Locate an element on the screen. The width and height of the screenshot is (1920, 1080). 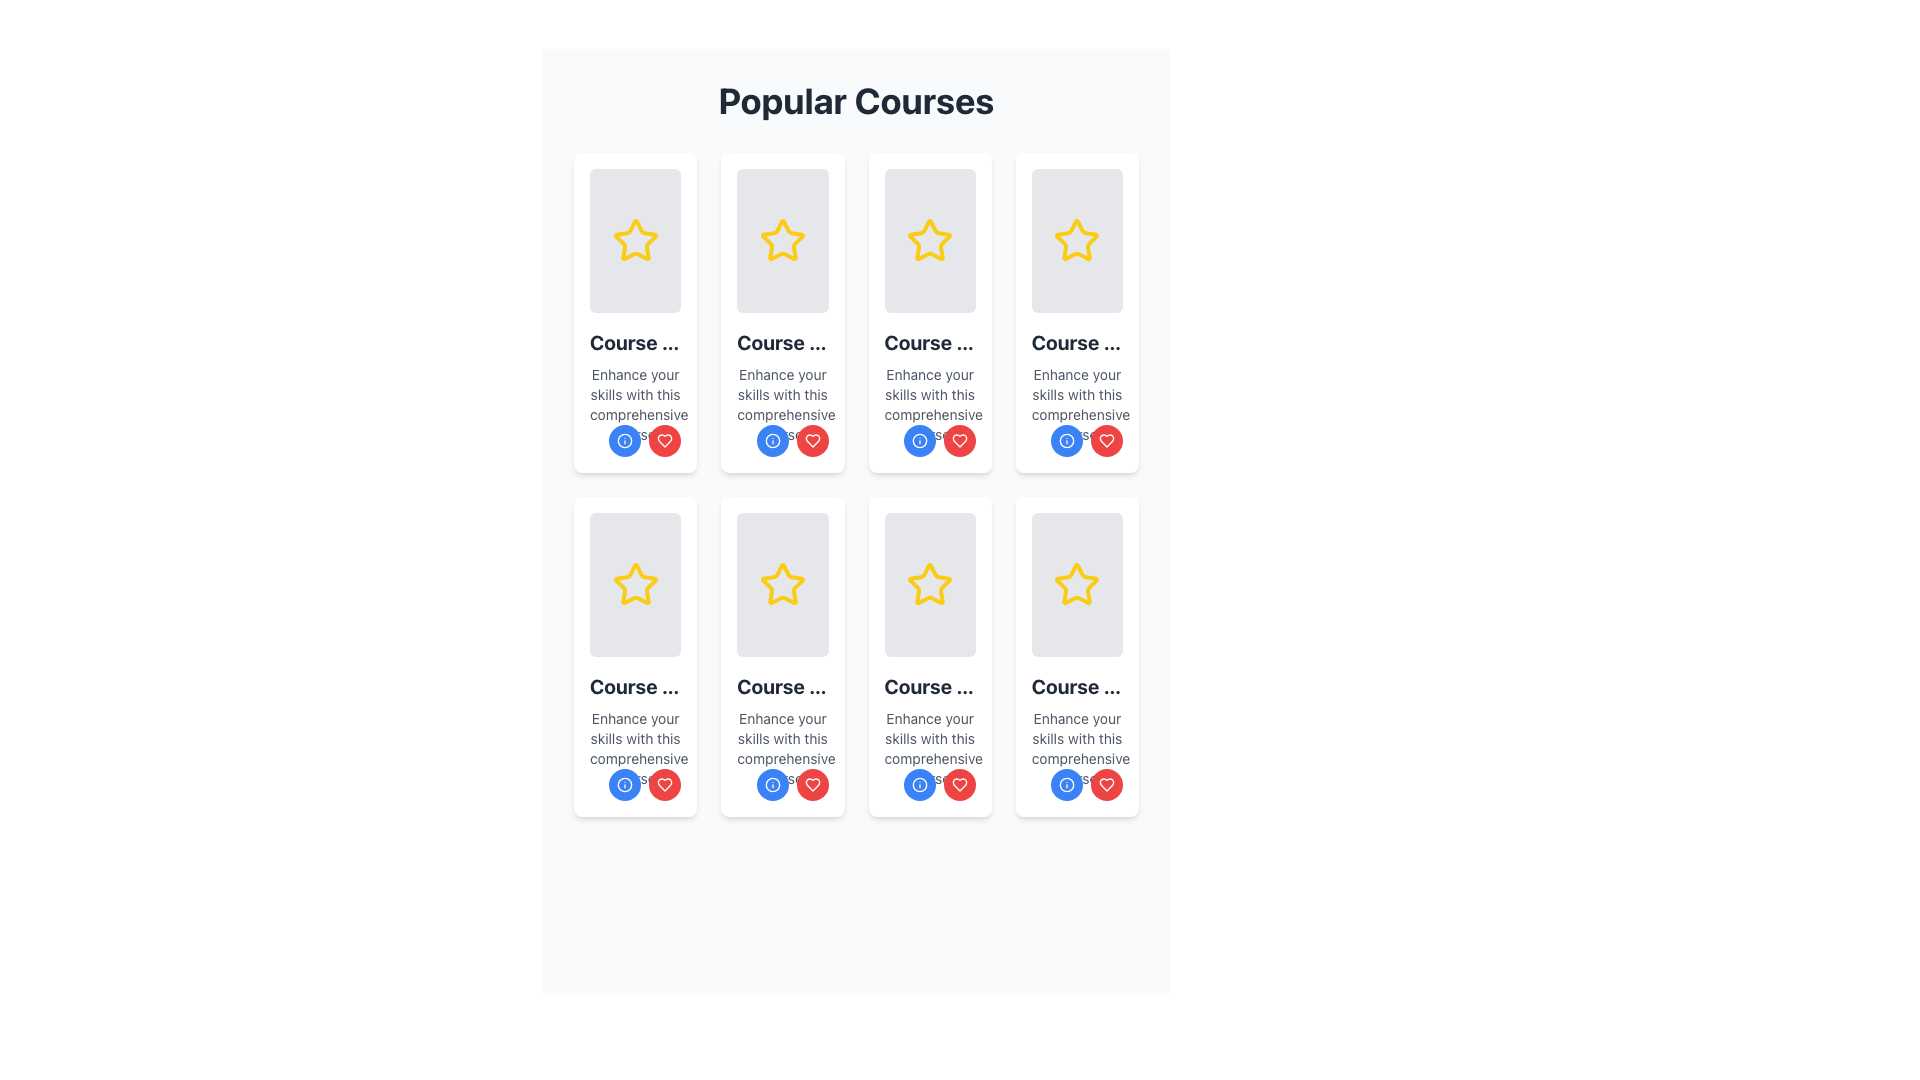
the red heart-shaped icon button located at the bottom right corner of the individual course card is located at coordinates (665, 439).